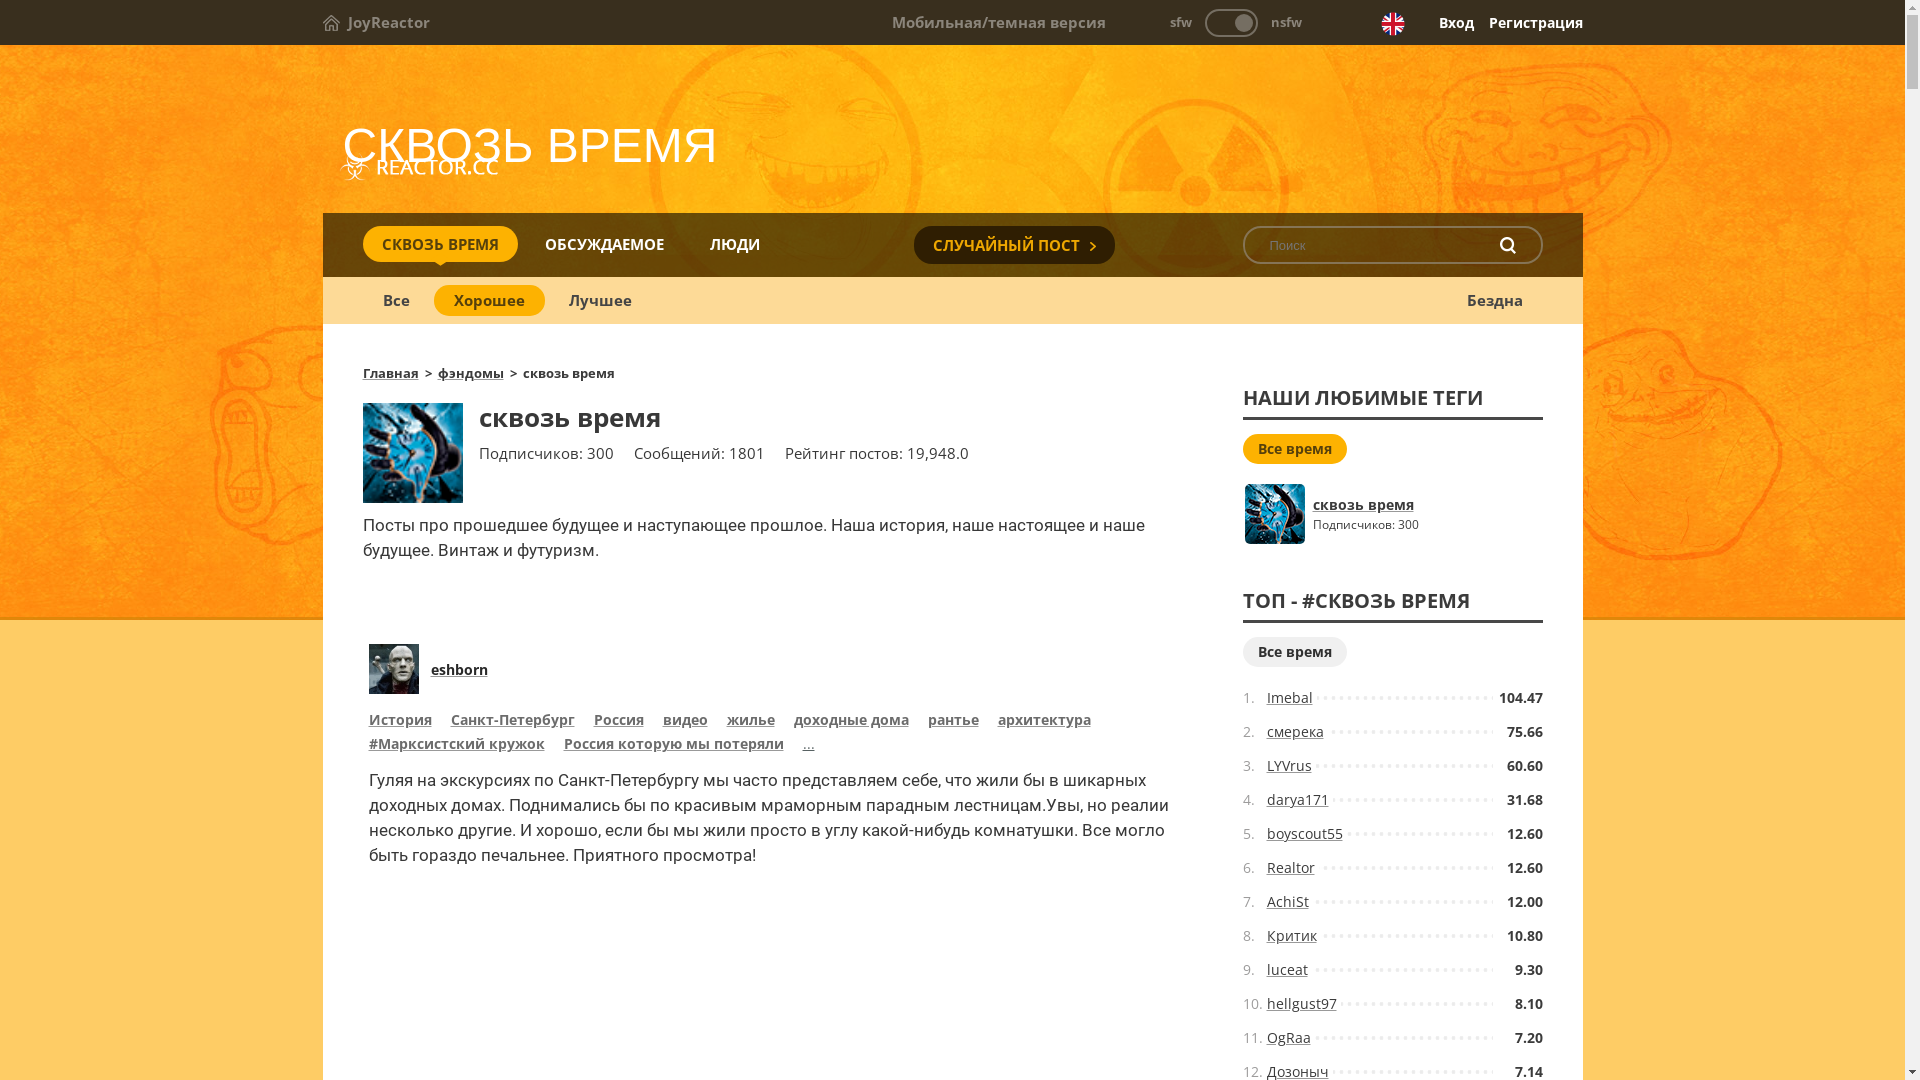 This screenshot has width=1920, height=1080. What do you see at coordinates (1286, 968) in the screenshot?
I see `'luceat'` at bounding box center [1286, 968].